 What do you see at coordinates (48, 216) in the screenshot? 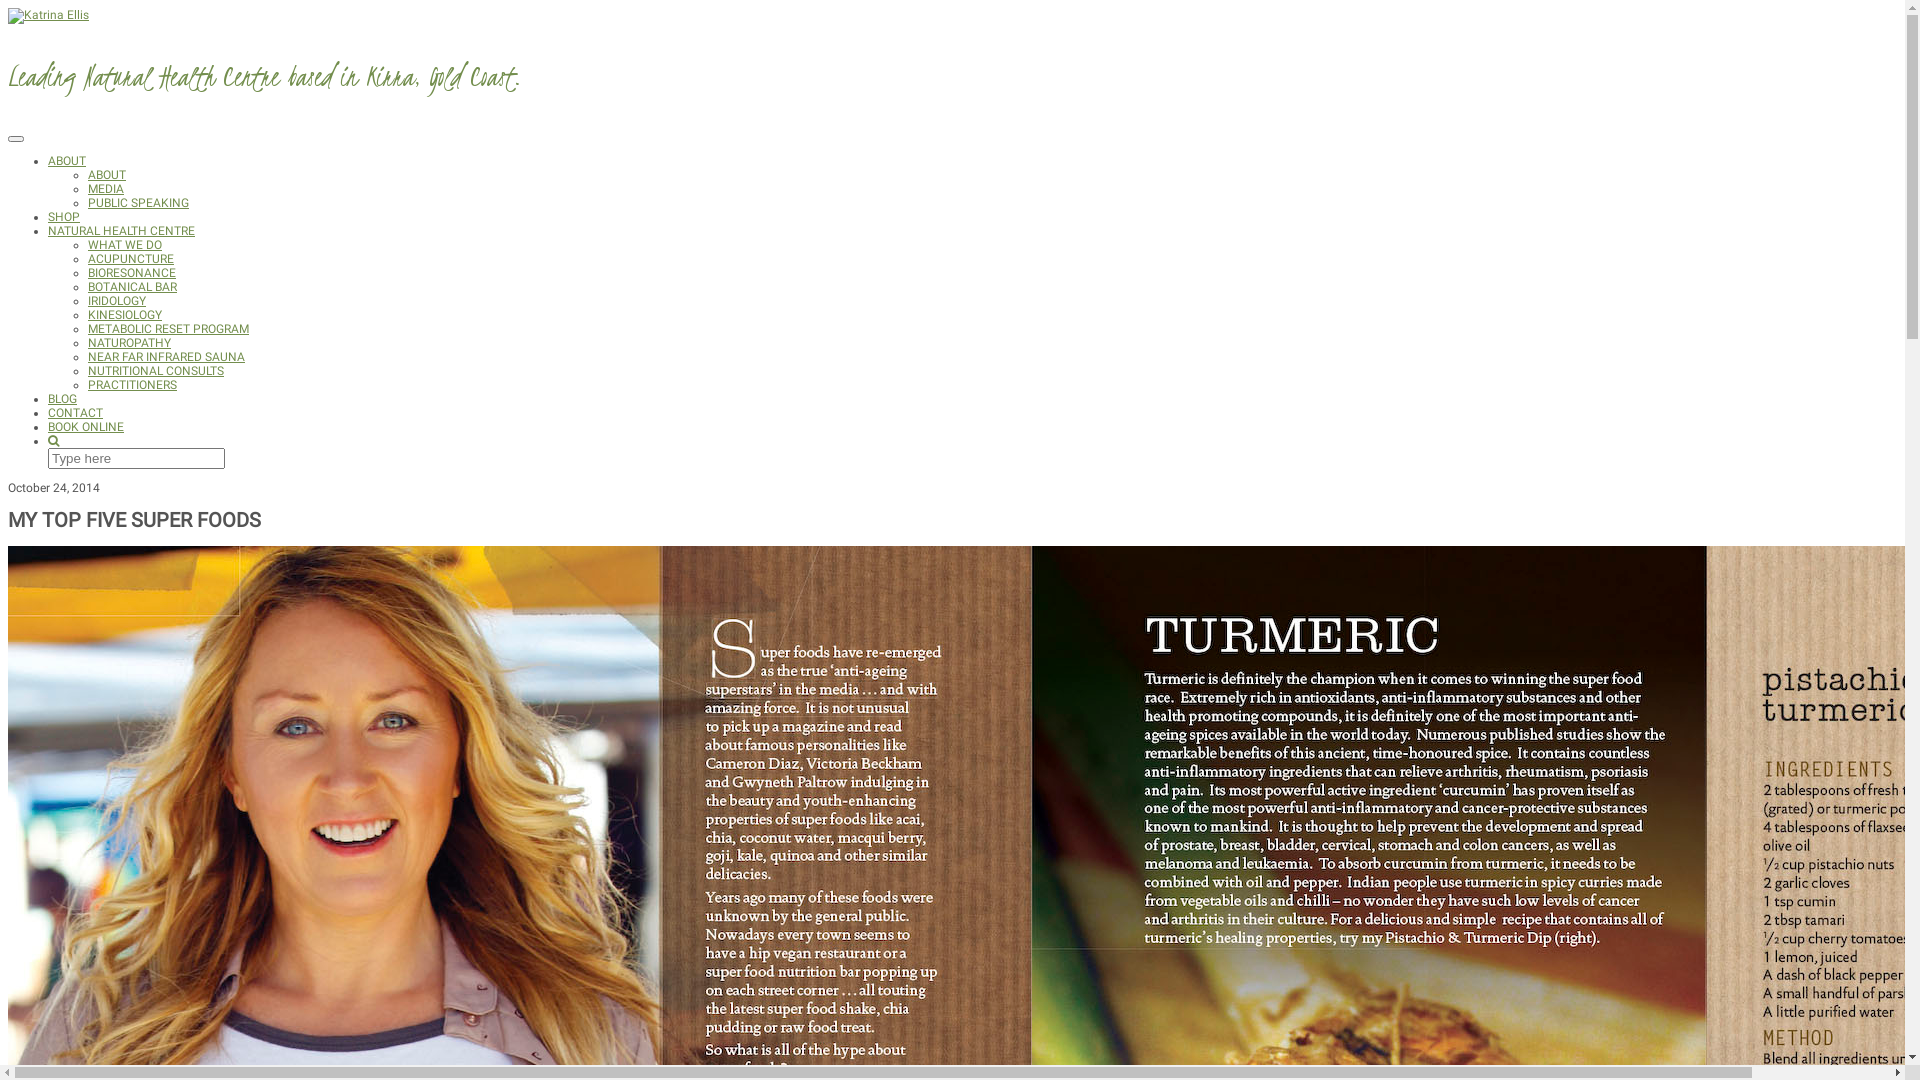
I see `'SHOP'` at bounding box center [48, 216].